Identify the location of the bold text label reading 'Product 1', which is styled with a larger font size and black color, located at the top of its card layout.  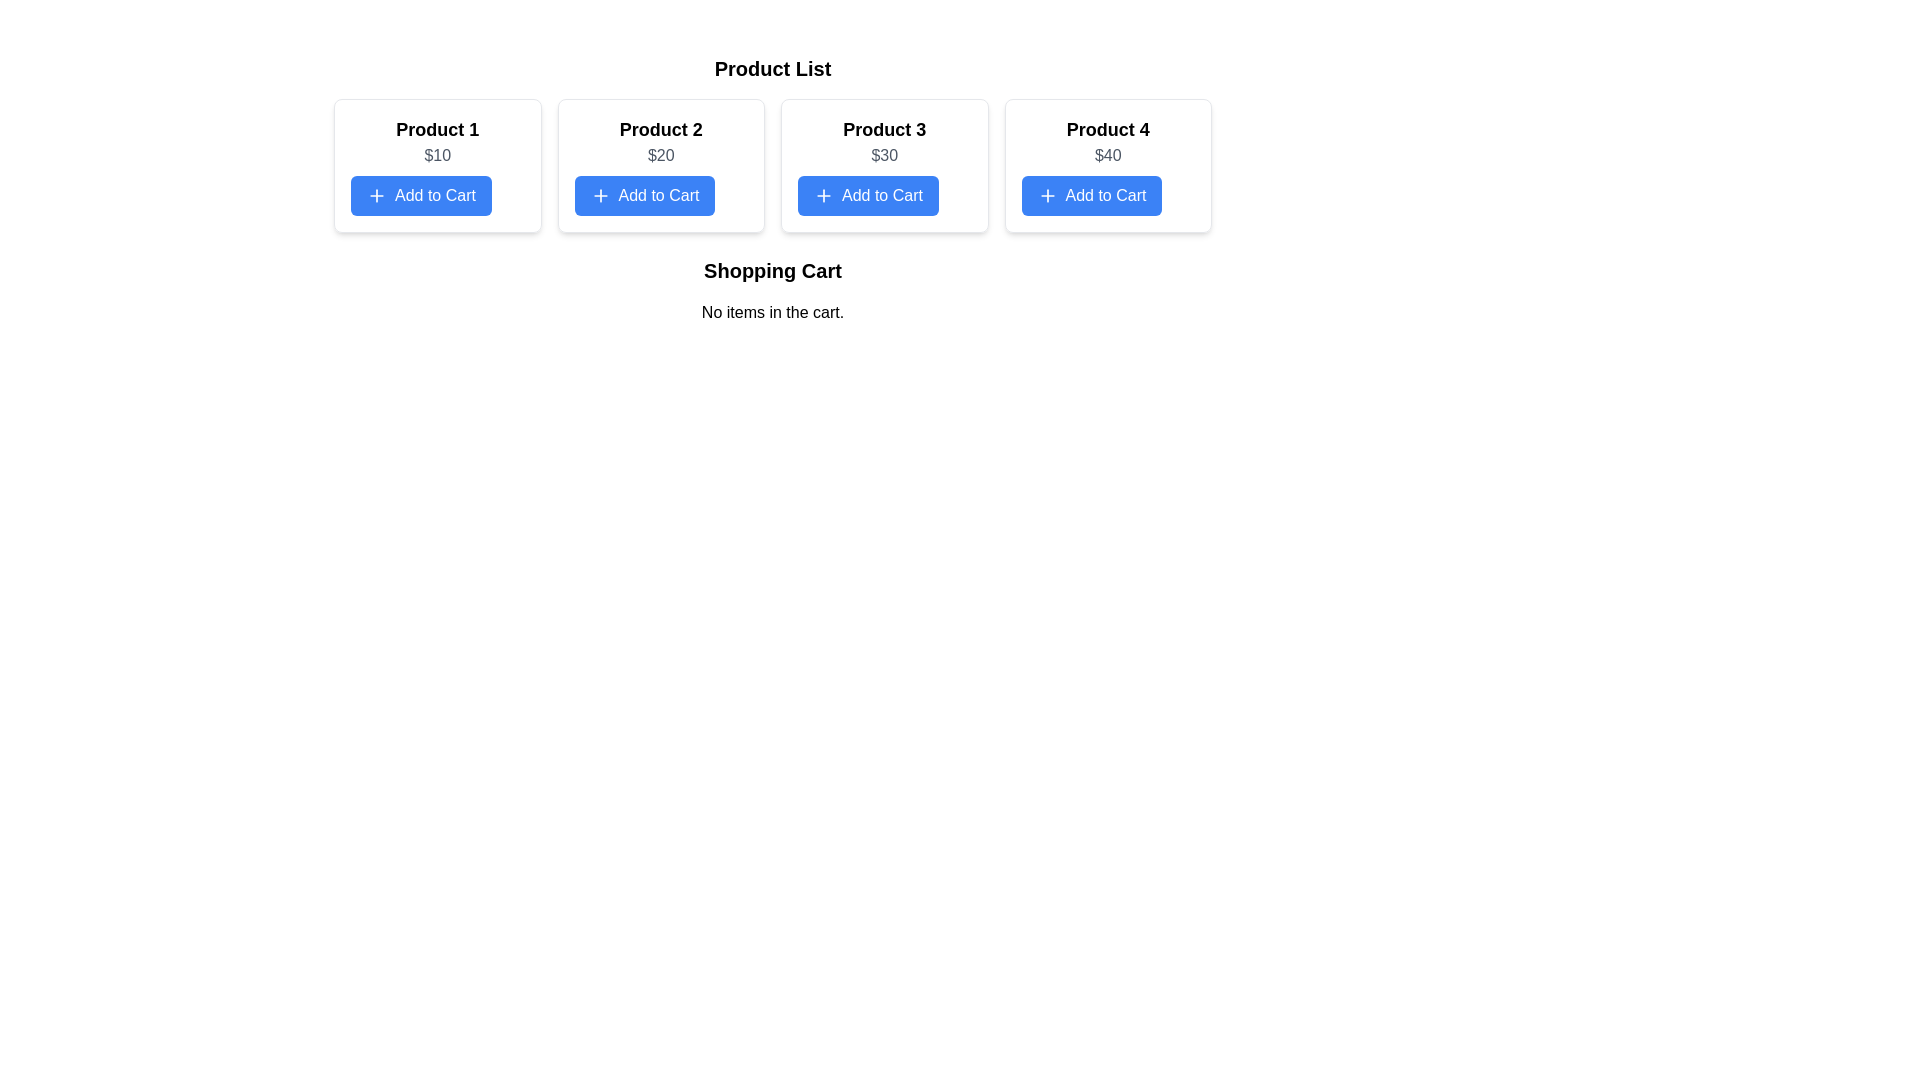
(436, 130).